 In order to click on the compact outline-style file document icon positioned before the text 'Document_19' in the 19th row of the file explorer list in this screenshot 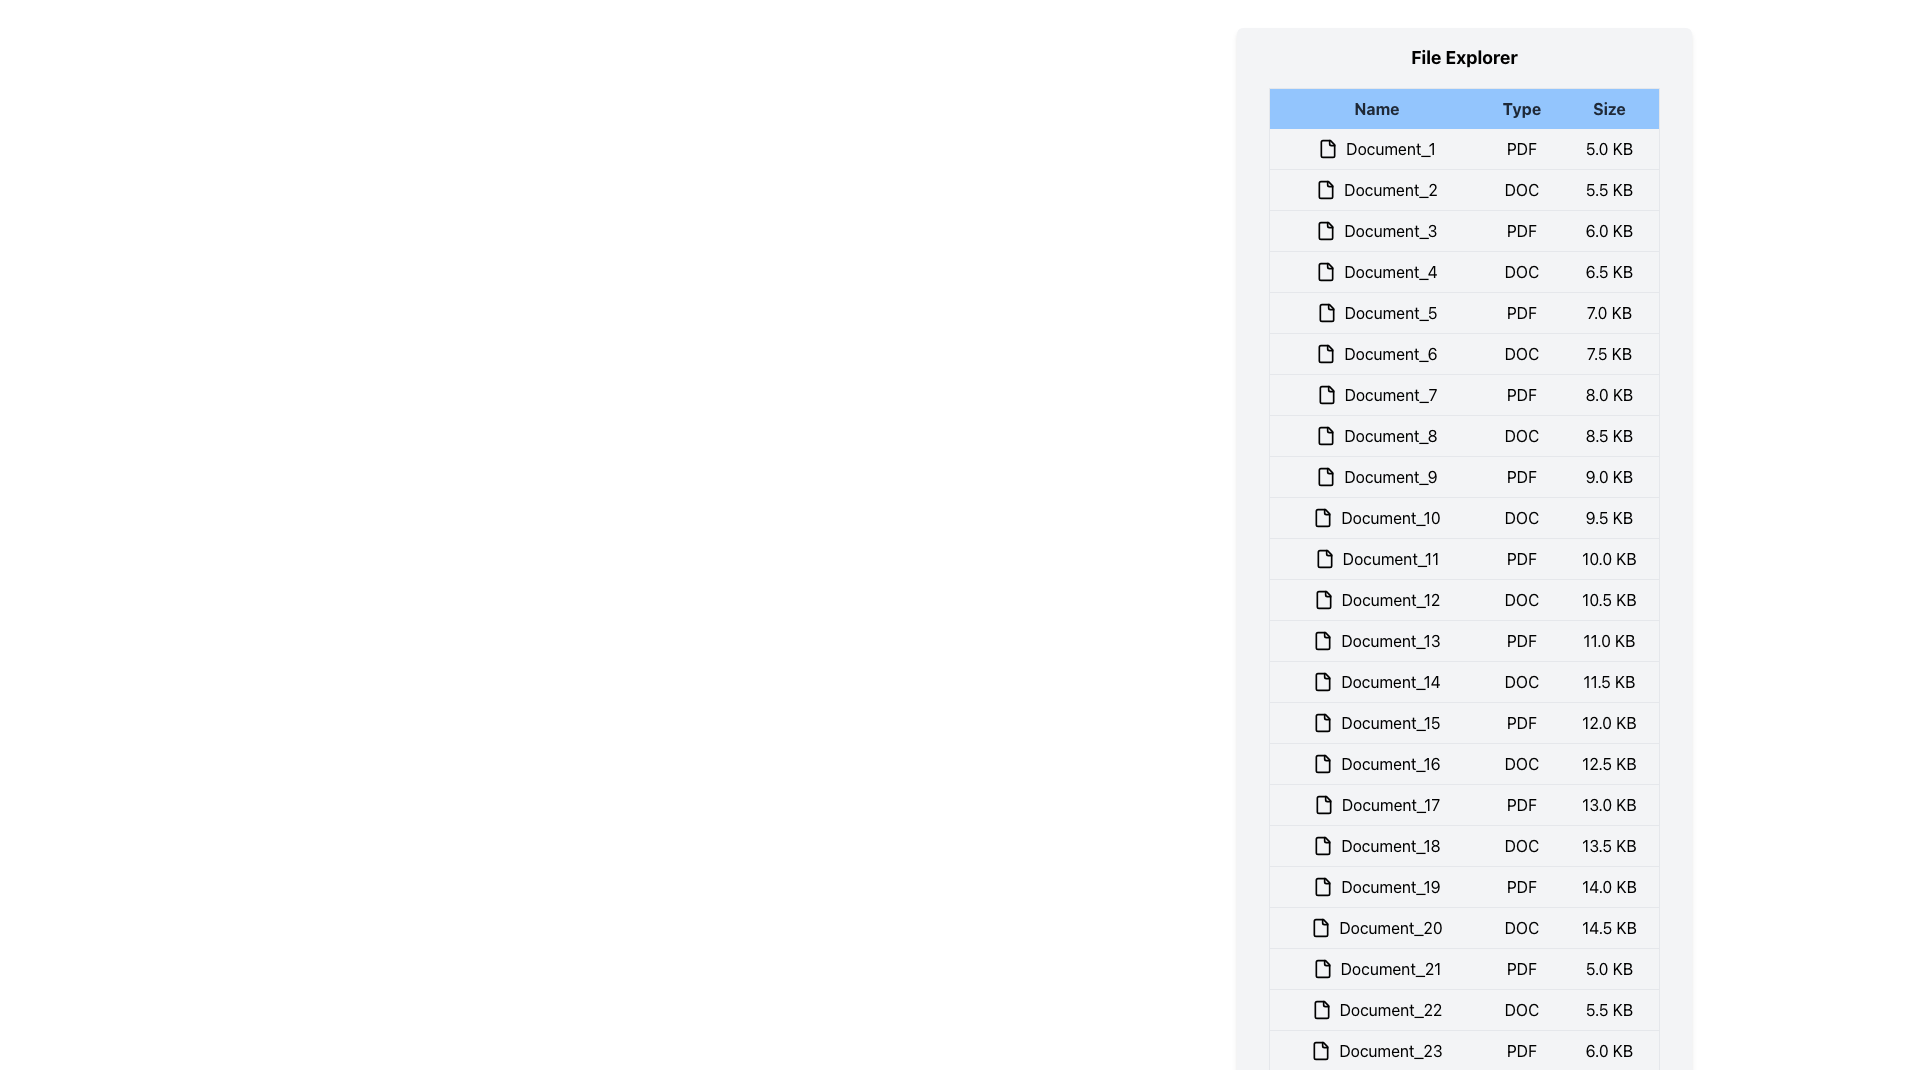, I will do `click(1323, 886)`.